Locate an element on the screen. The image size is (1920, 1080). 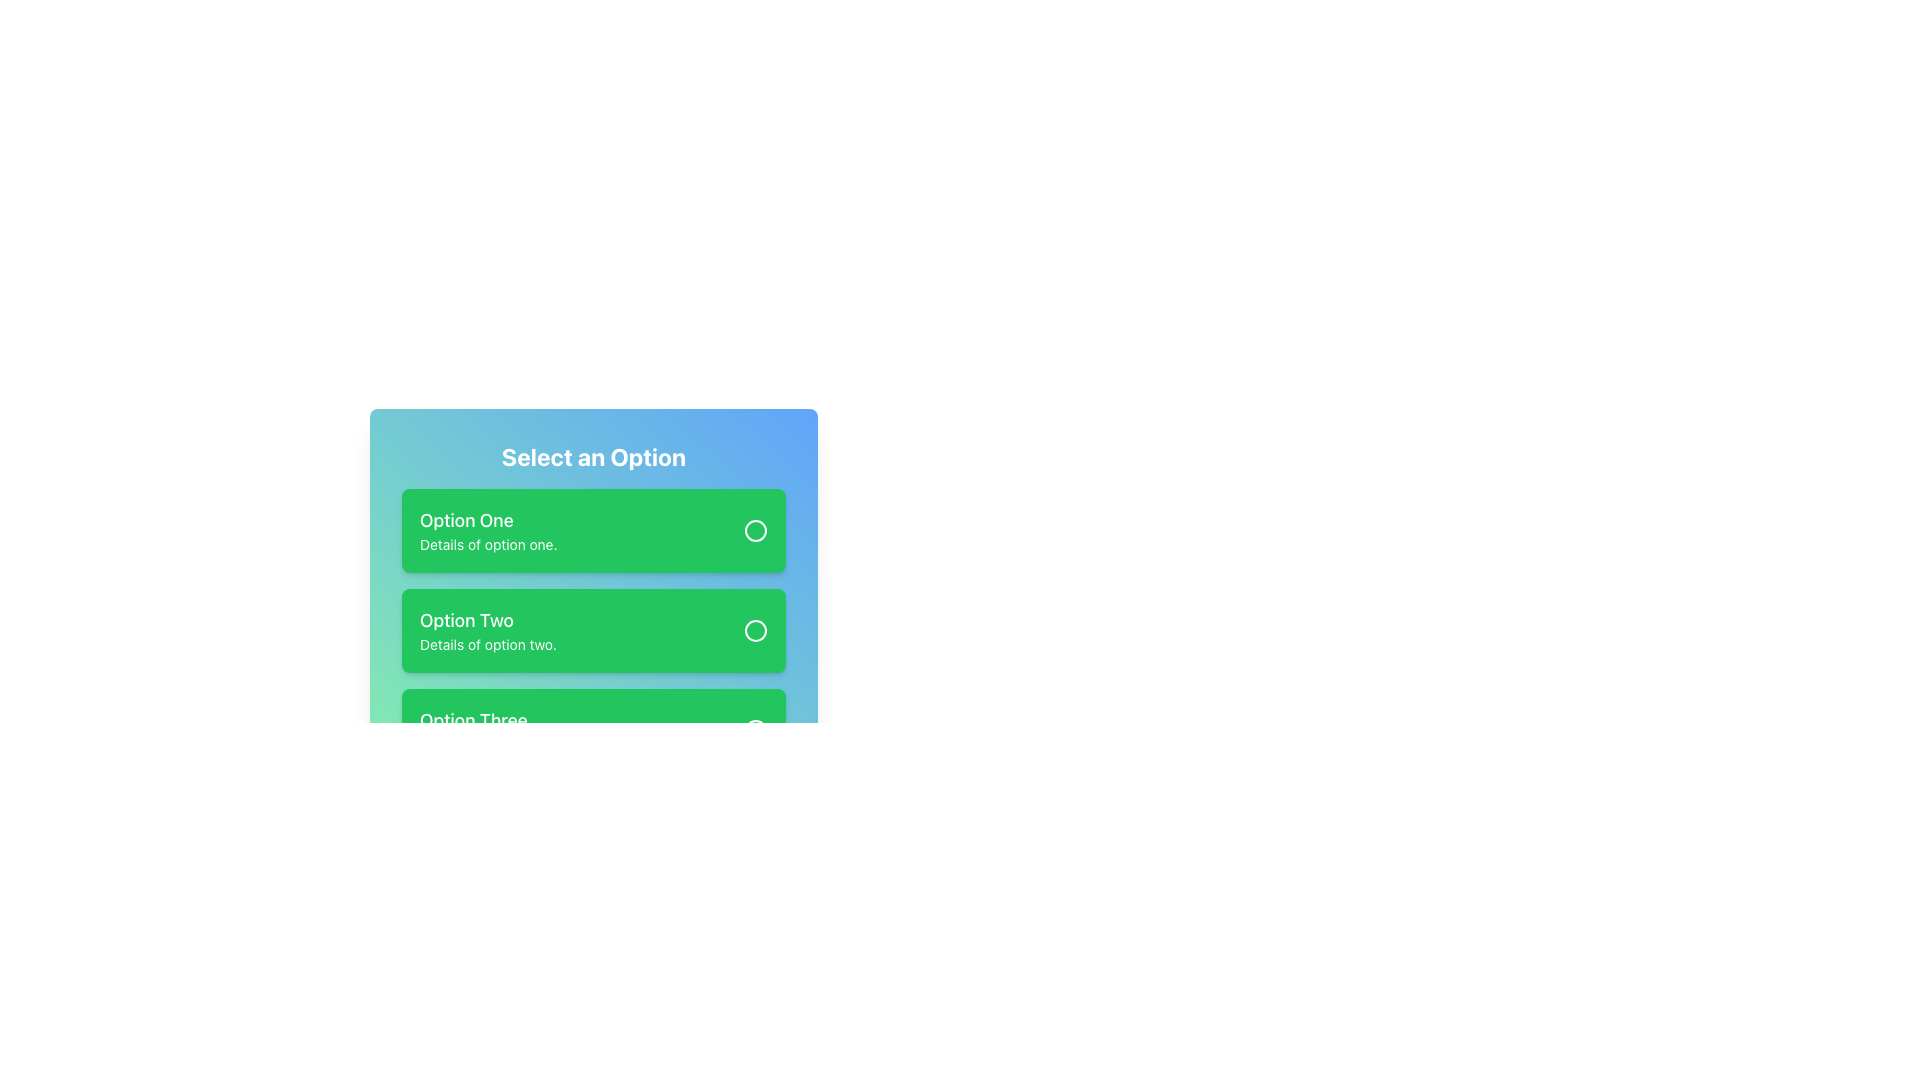
the circle that serves as the visual indicator for the third option in the list of radio buttons is located at coordinates (754, 731).